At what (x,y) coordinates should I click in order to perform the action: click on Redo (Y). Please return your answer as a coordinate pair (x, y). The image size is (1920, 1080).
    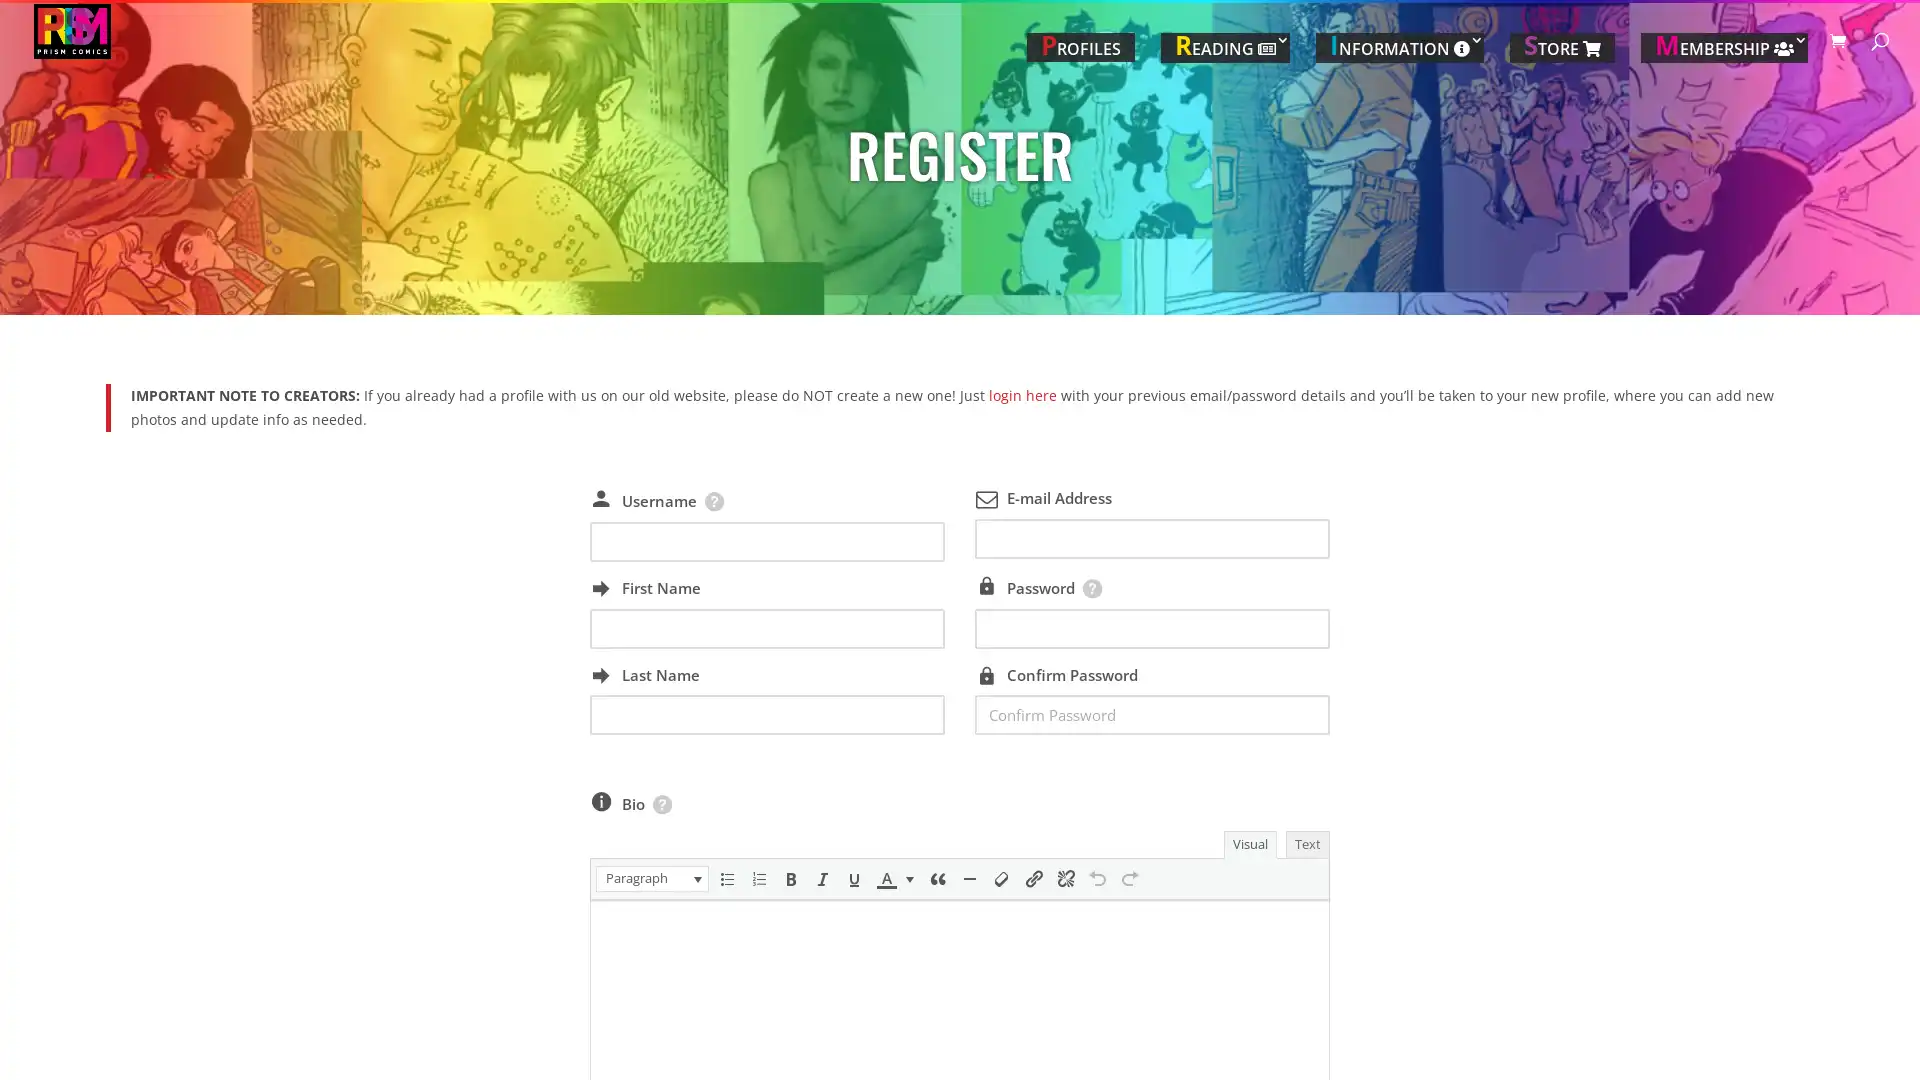
    Looking at the image, I should click on (1128, 878).